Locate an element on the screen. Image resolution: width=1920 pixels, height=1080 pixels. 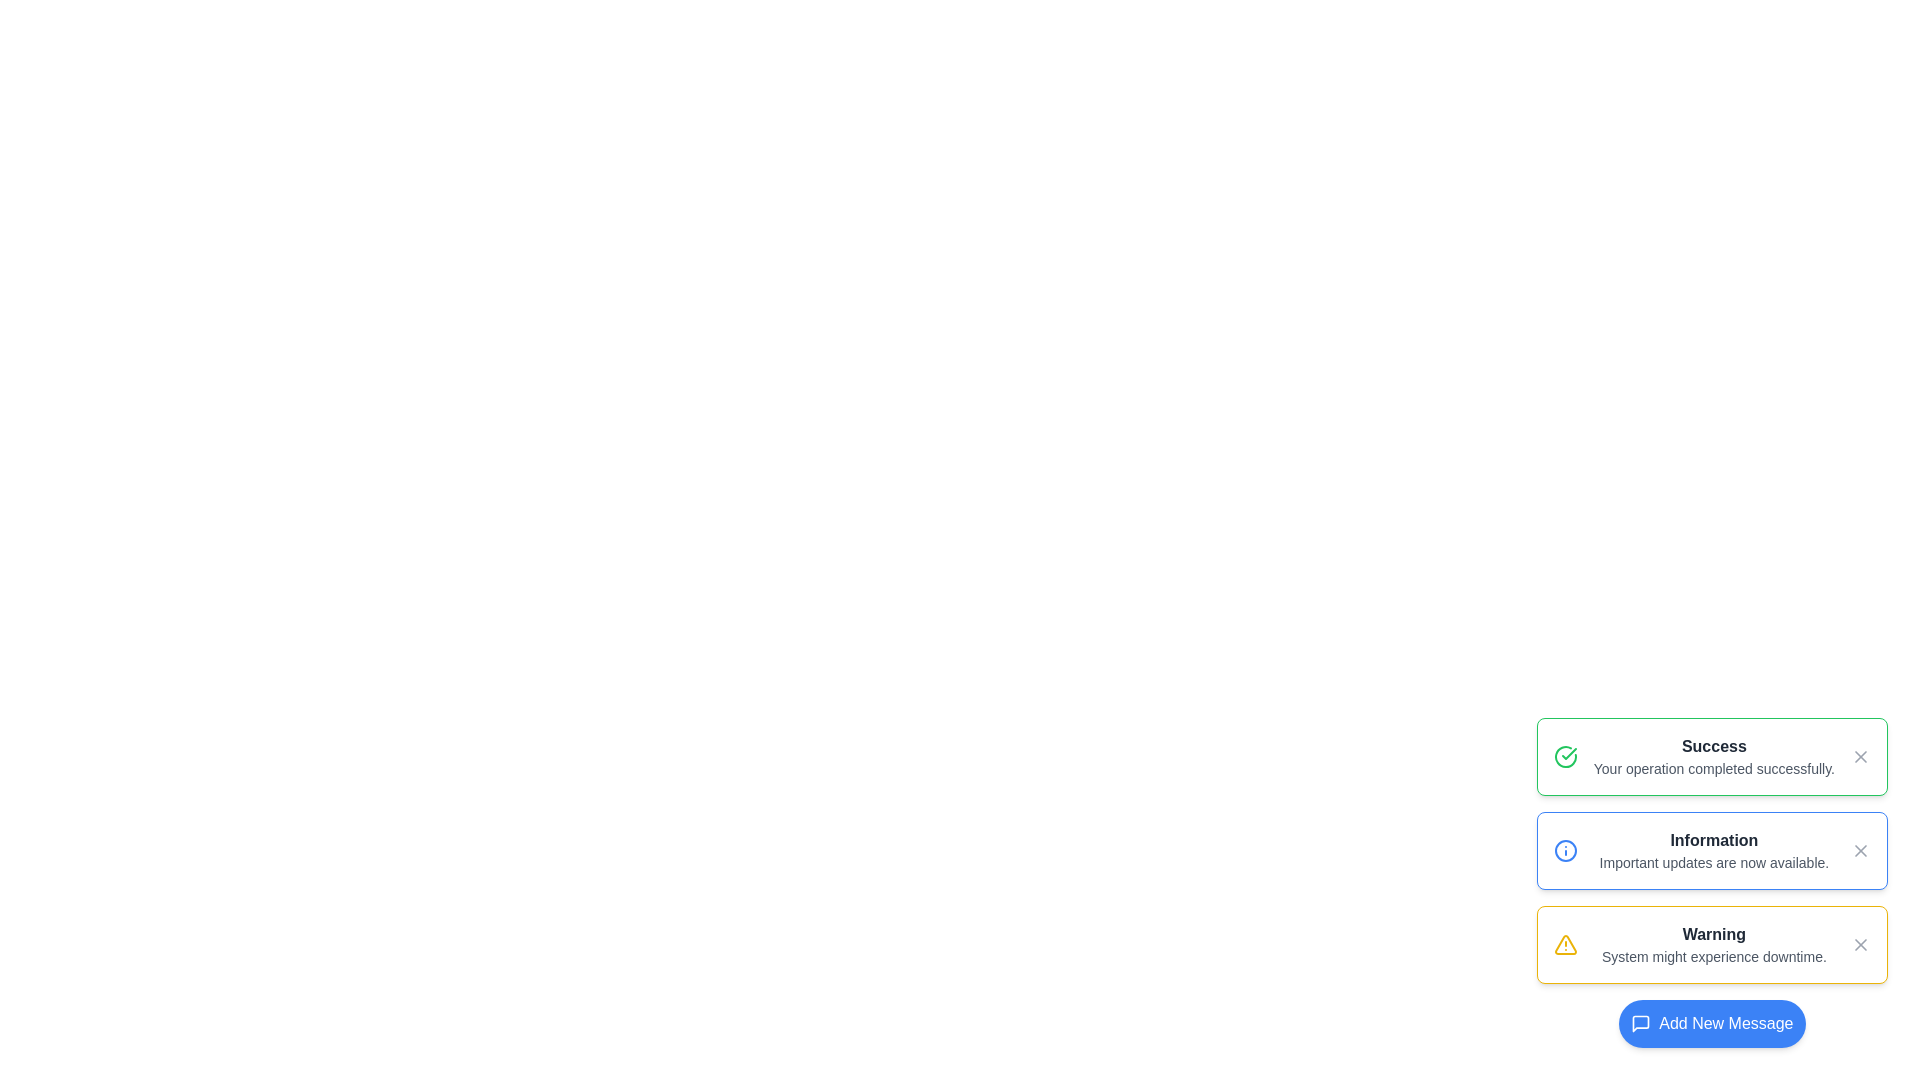
the Text label located within the 'Information' notification box, directly below the main title 'Information.' is located at coordinates (1713, 862).